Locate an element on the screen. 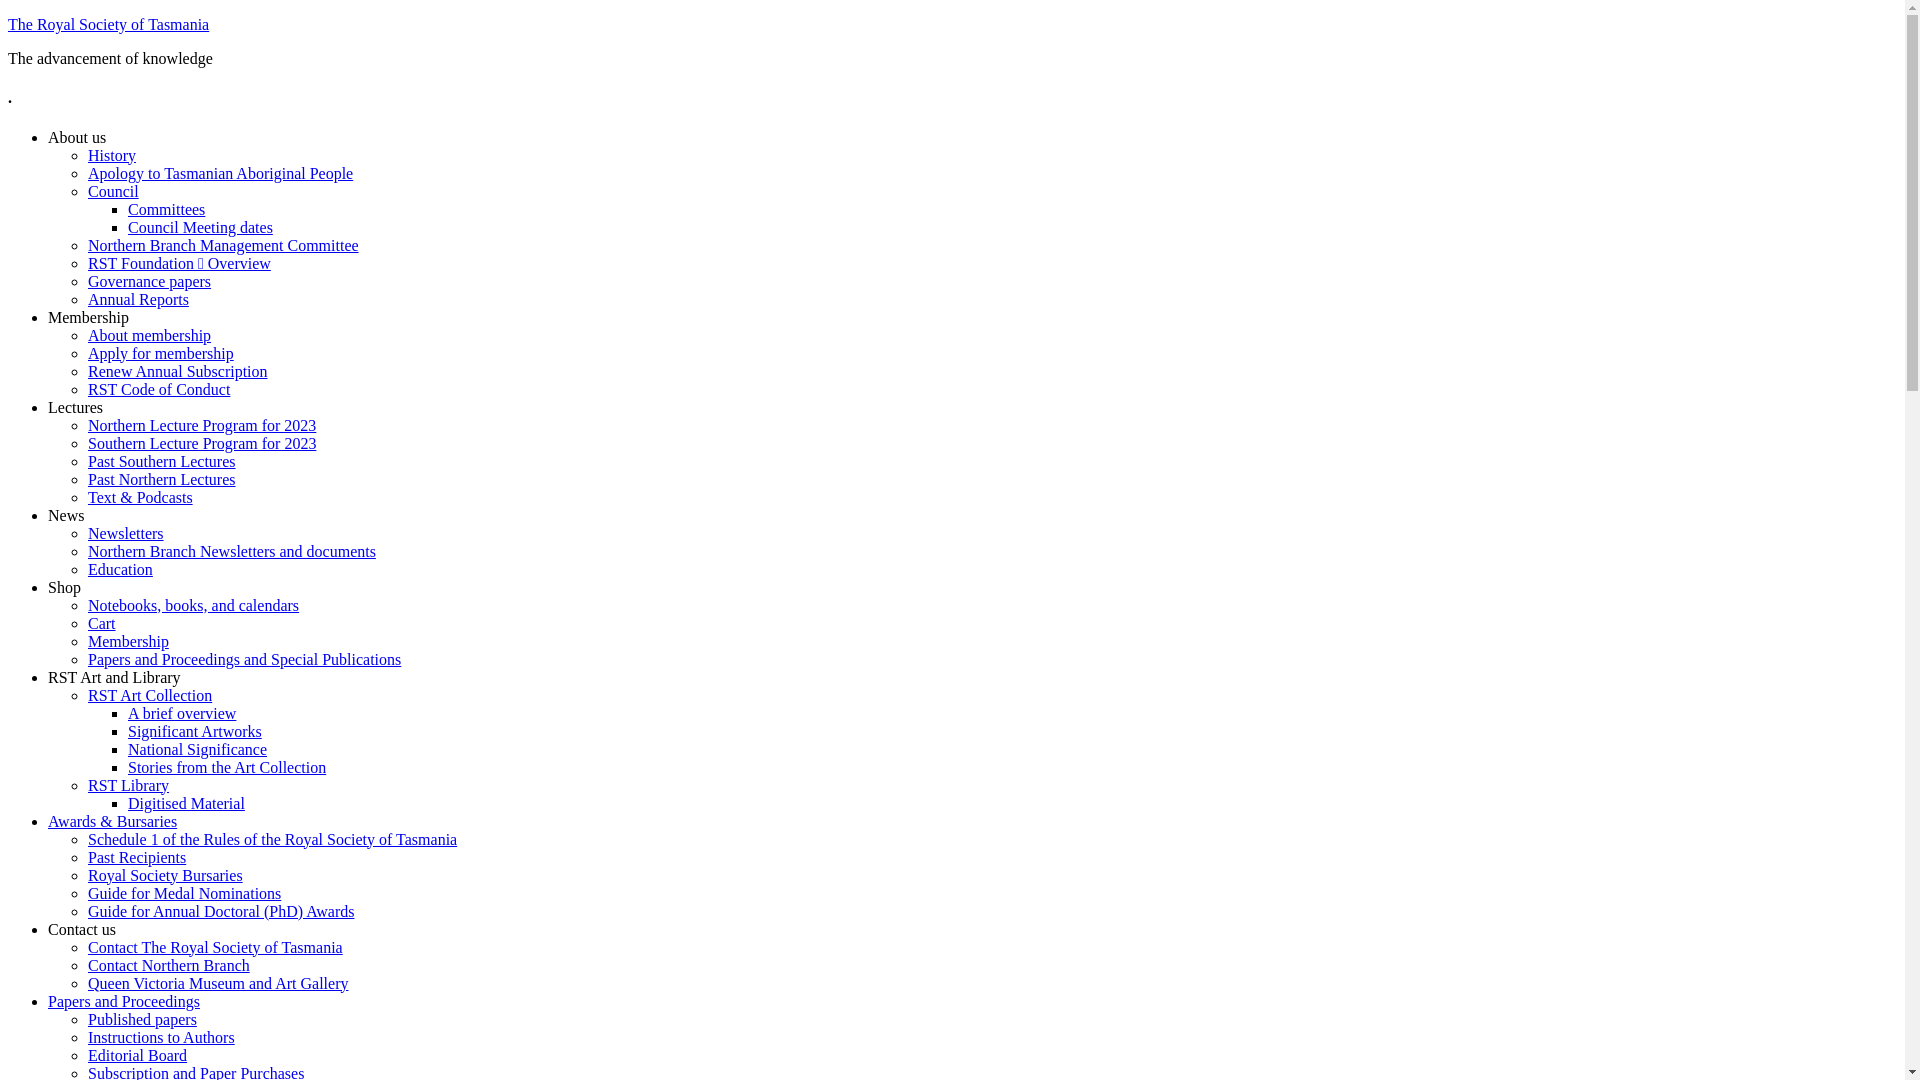 The image size is (1920, 1080). 'The Royal Society of Tasmania' is located at coordinates (8, 24).